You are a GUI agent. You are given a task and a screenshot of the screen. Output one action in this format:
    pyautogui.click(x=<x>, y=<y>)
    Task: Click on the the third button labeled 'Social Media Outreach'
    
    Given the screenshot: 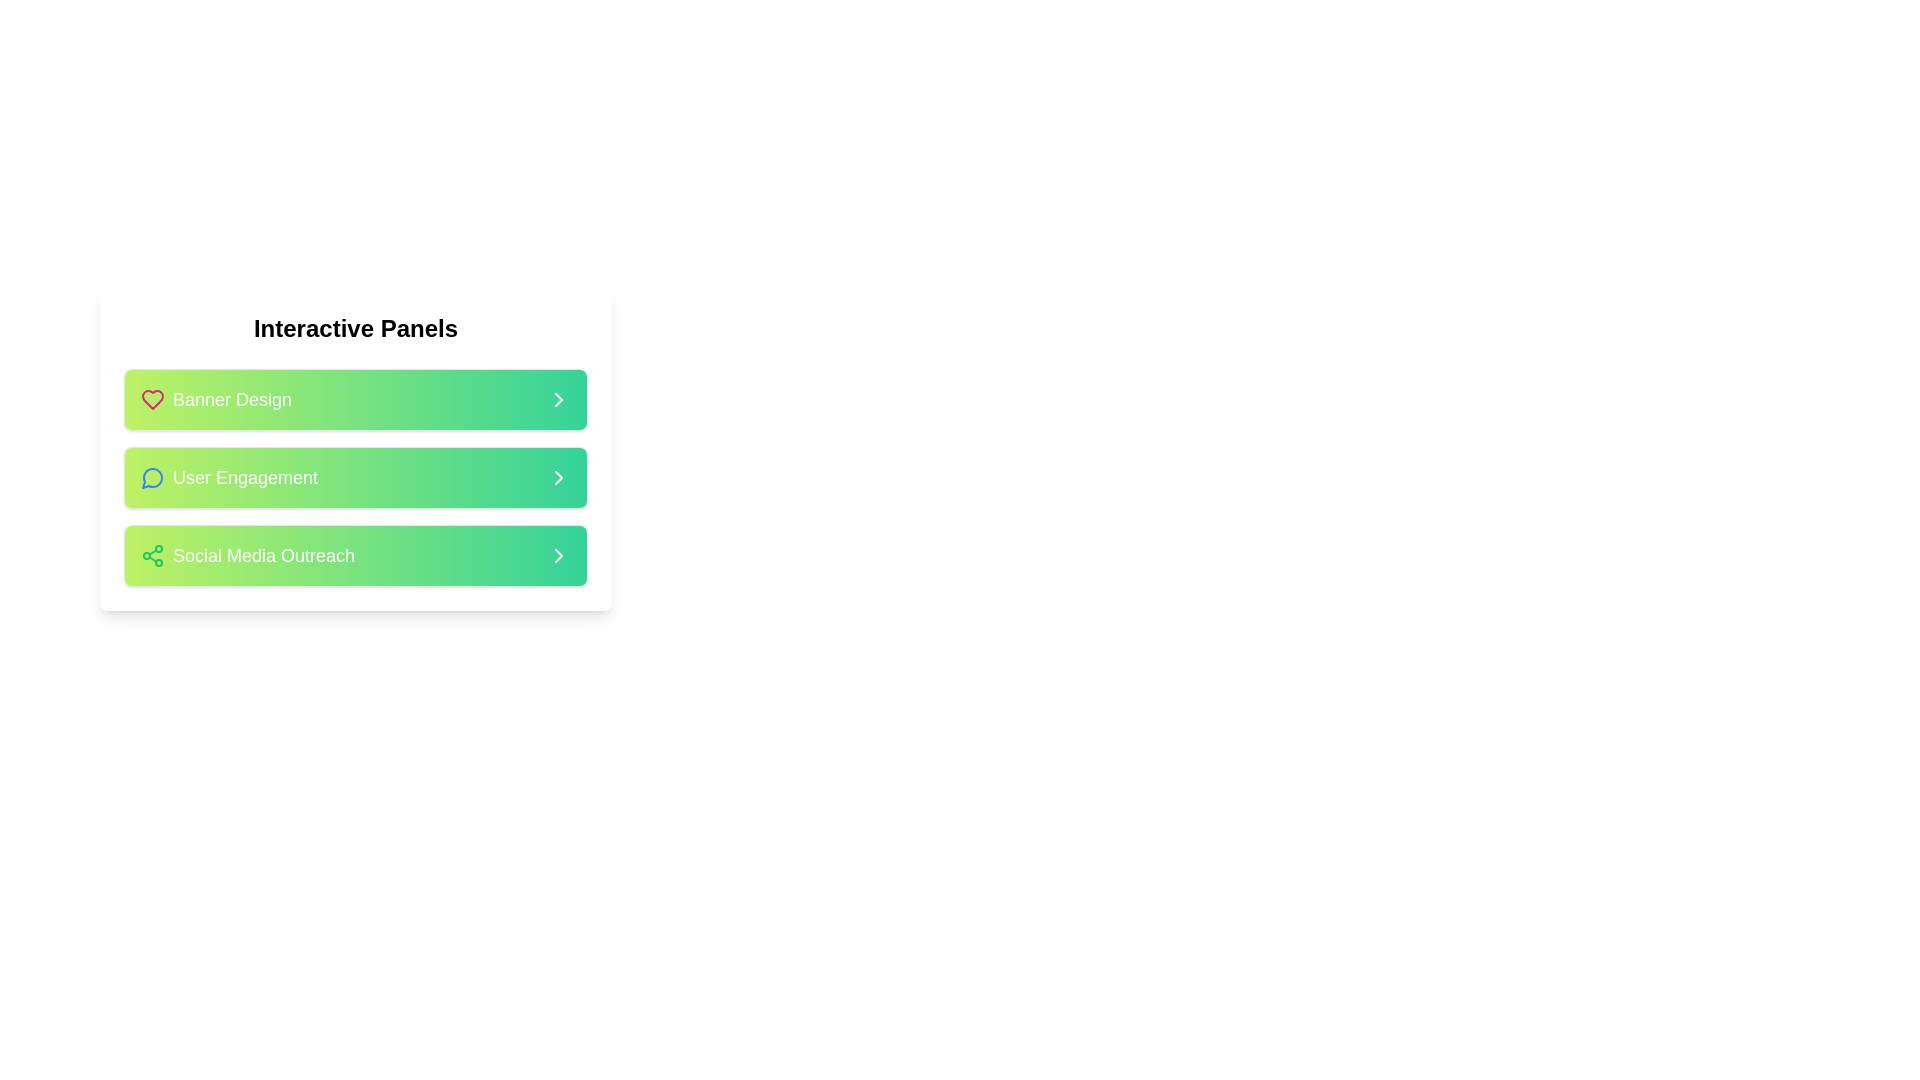 What is the action you would take?
    pyautogui.click(x=247, y=555)
    